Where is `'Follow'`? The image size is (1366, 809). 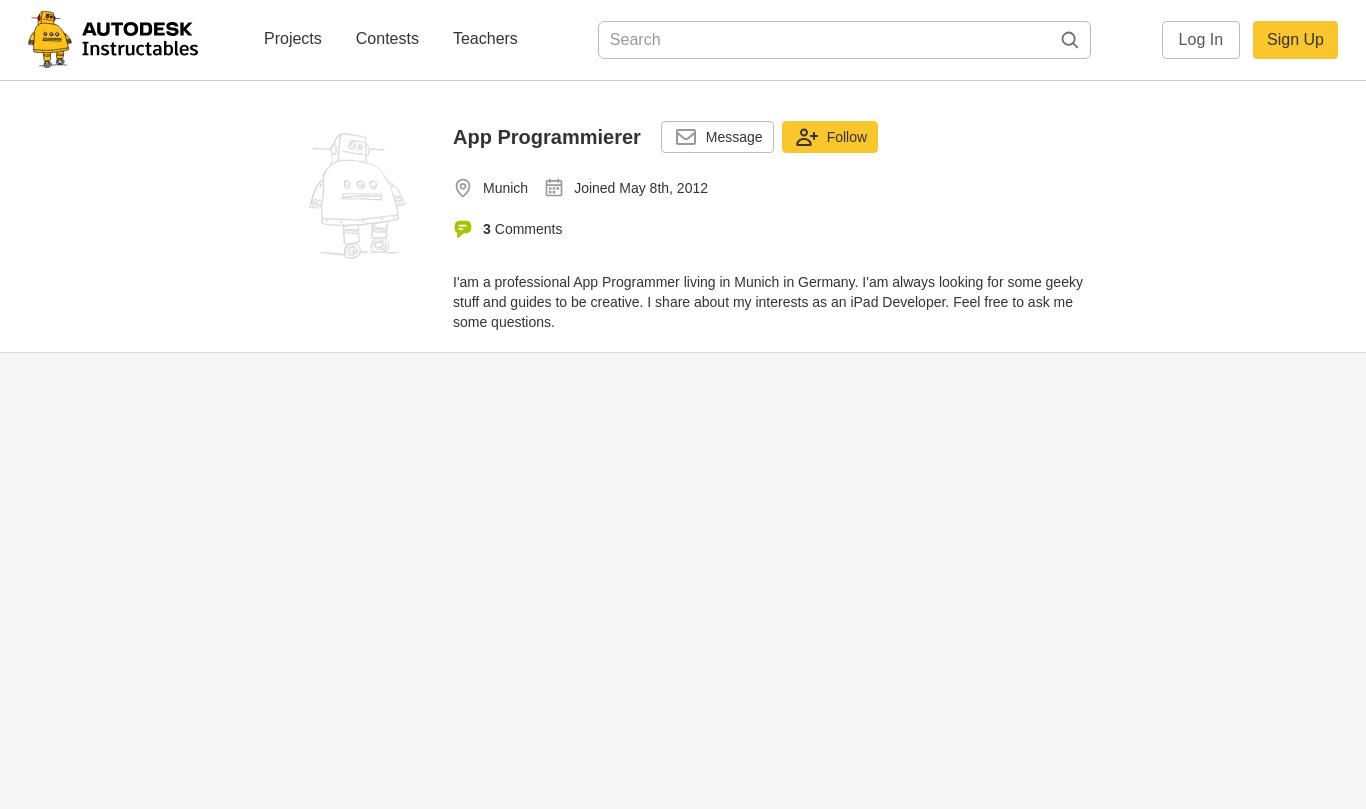
'Follow' is located at coordinates (845, 135).